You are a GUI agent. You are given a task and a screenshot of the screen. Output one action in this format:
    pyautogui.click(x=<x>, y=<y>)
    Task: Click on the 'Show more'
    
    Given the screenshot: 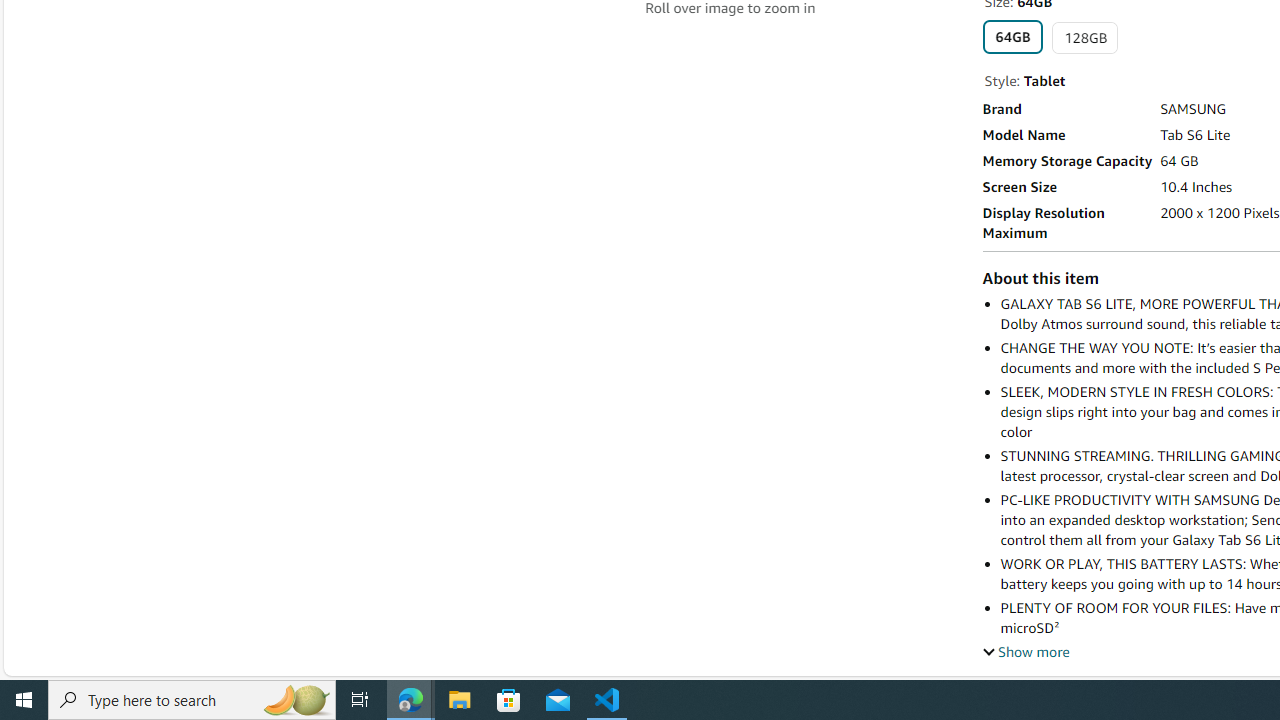 What is the action you would take?
    pyautogui.click(x=1025, y=651)
    